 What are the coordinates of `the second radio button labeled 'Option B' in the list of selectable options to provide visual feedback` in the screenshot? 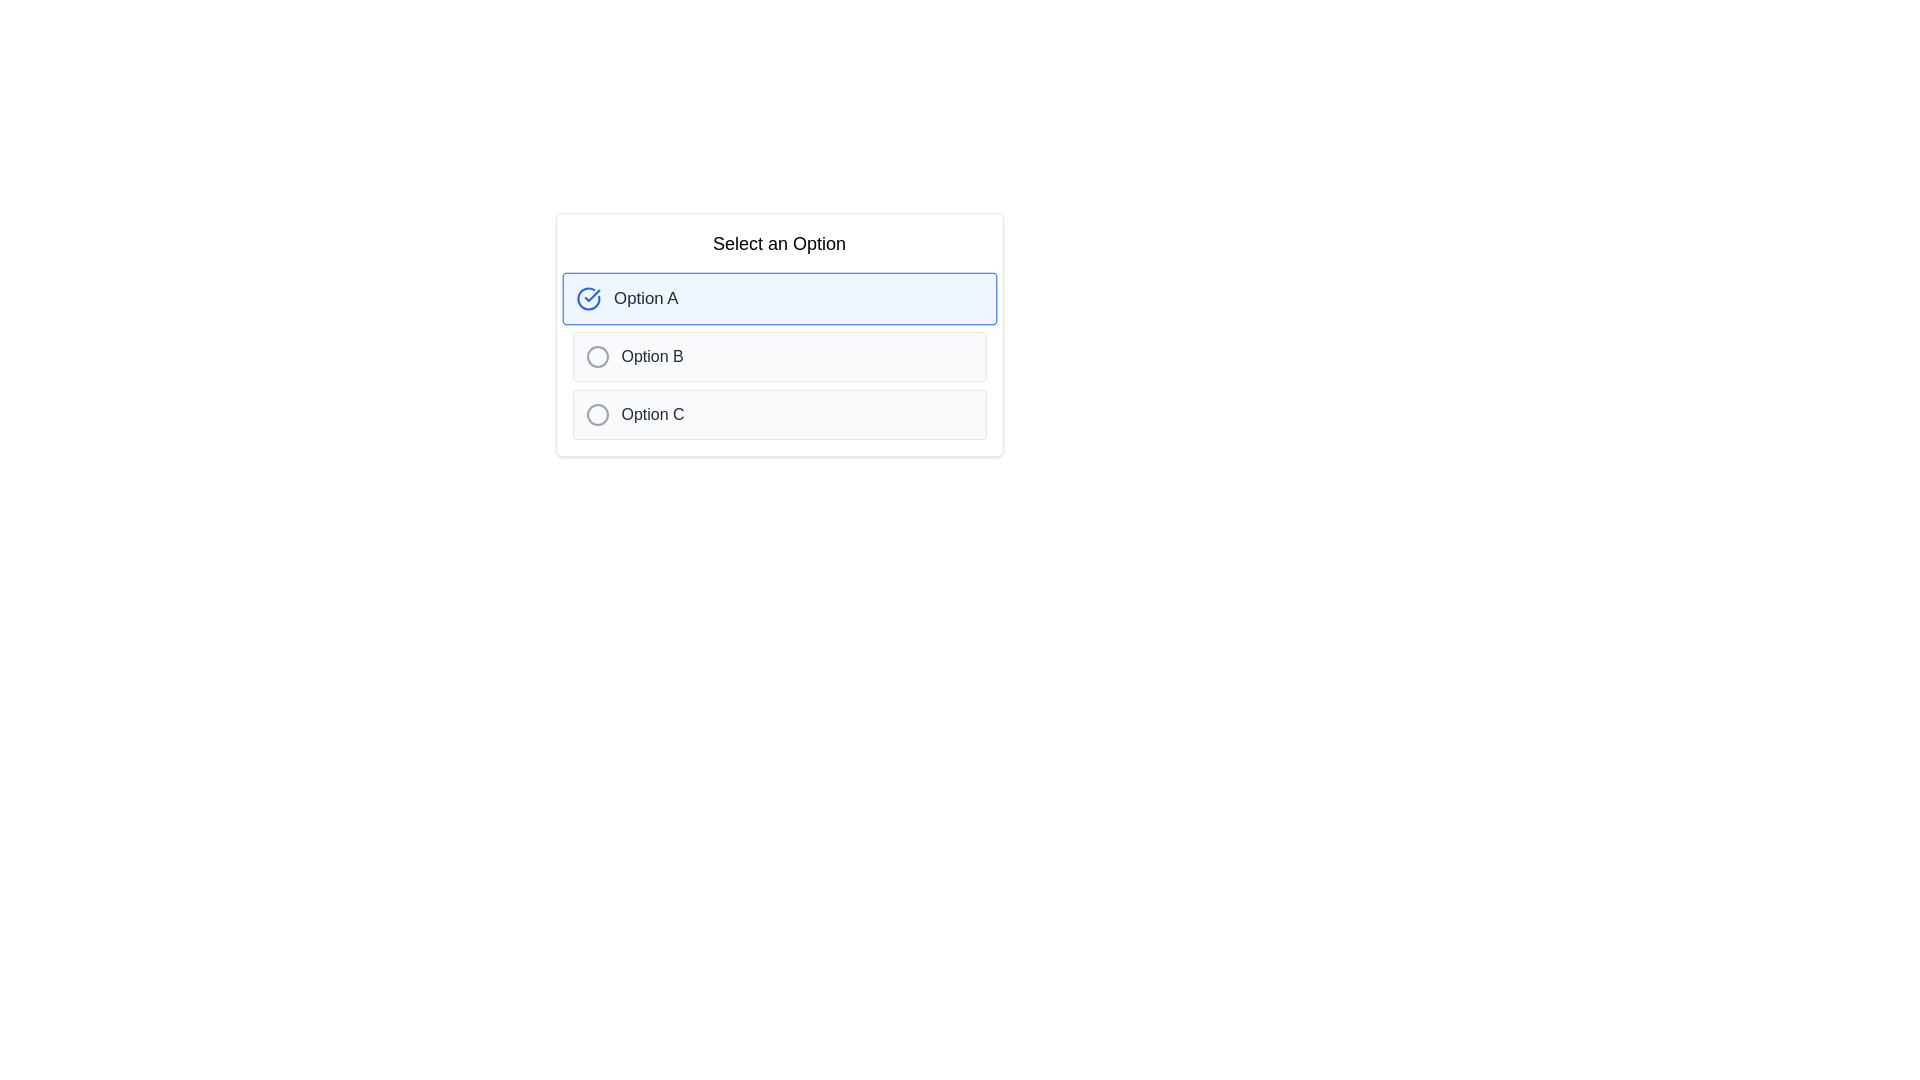 It's located at (778, 356).